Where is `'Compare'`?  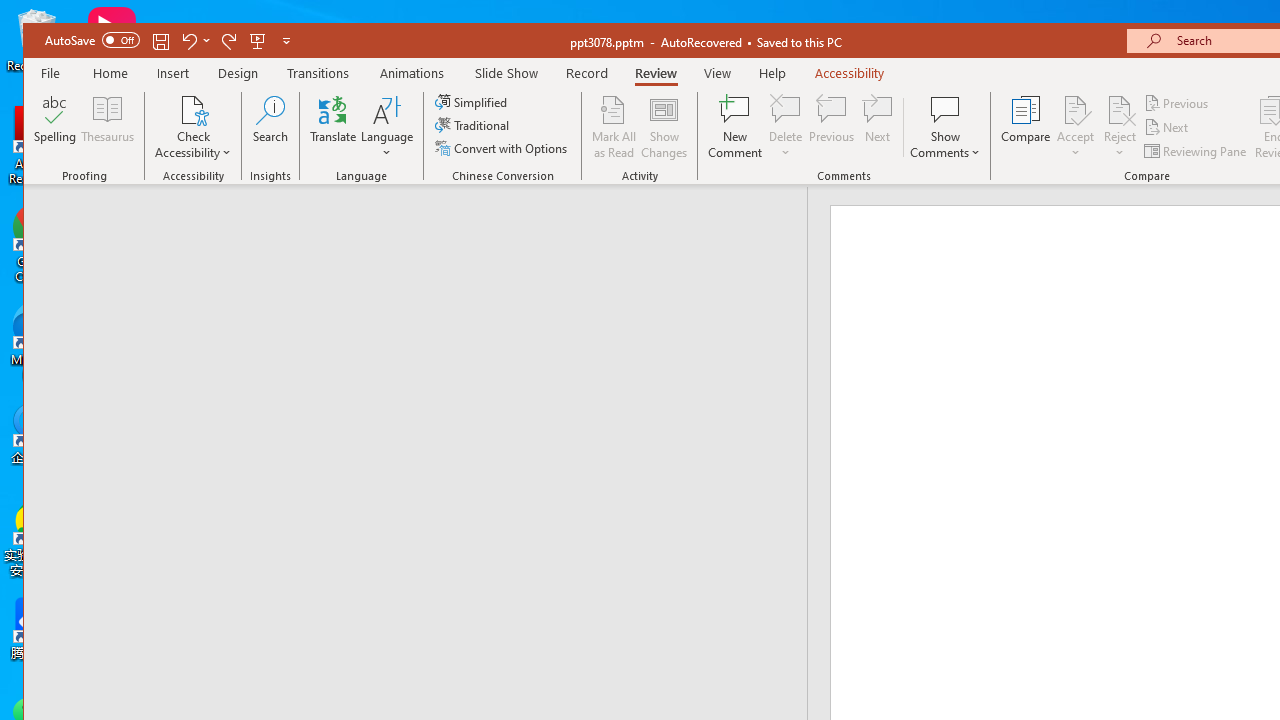
'Compare' is located at coordinates (1025, 127).